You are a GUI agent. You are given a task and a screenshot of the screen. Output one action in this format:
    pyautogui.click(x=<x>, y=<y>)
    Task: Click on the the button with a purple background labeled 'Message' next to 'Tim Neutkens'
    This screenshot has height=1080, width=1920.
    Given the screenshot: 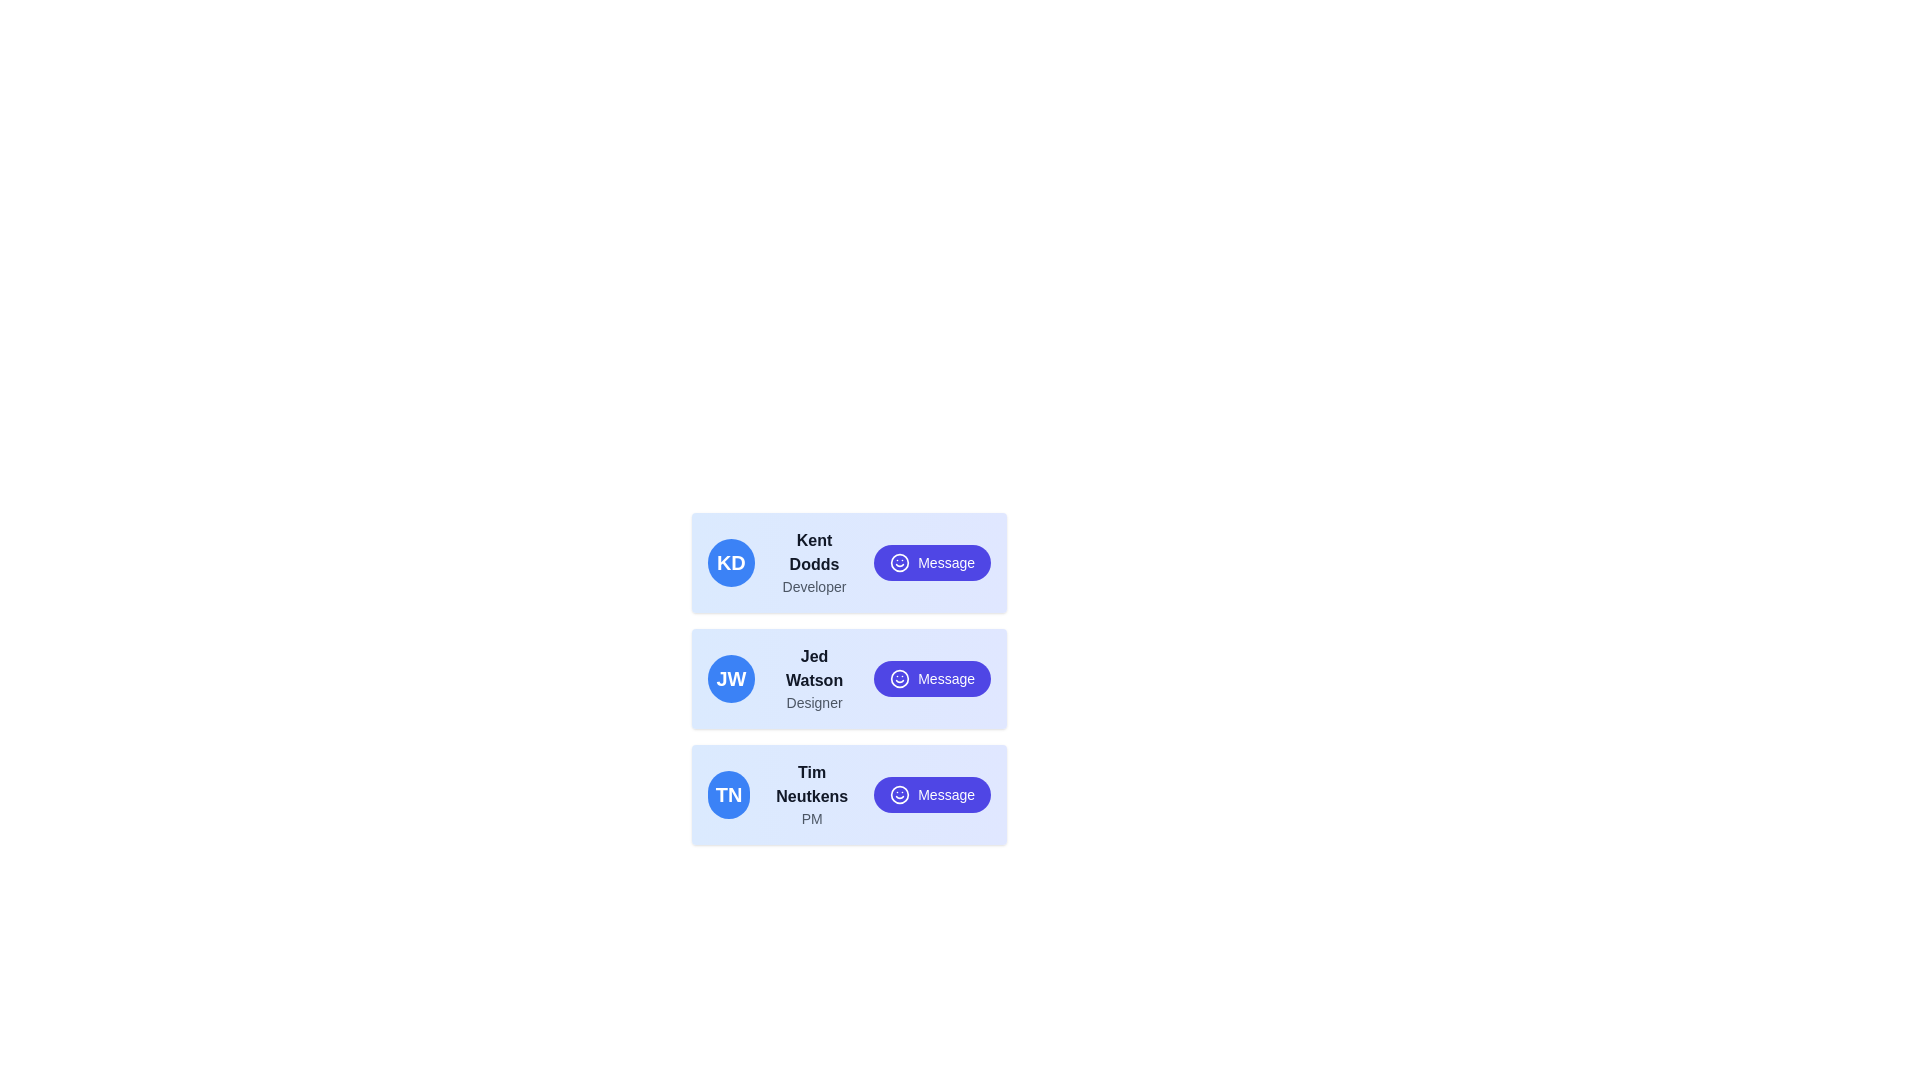 What is the action you would take?
    pyautogui.click(x=931, y=793)
    